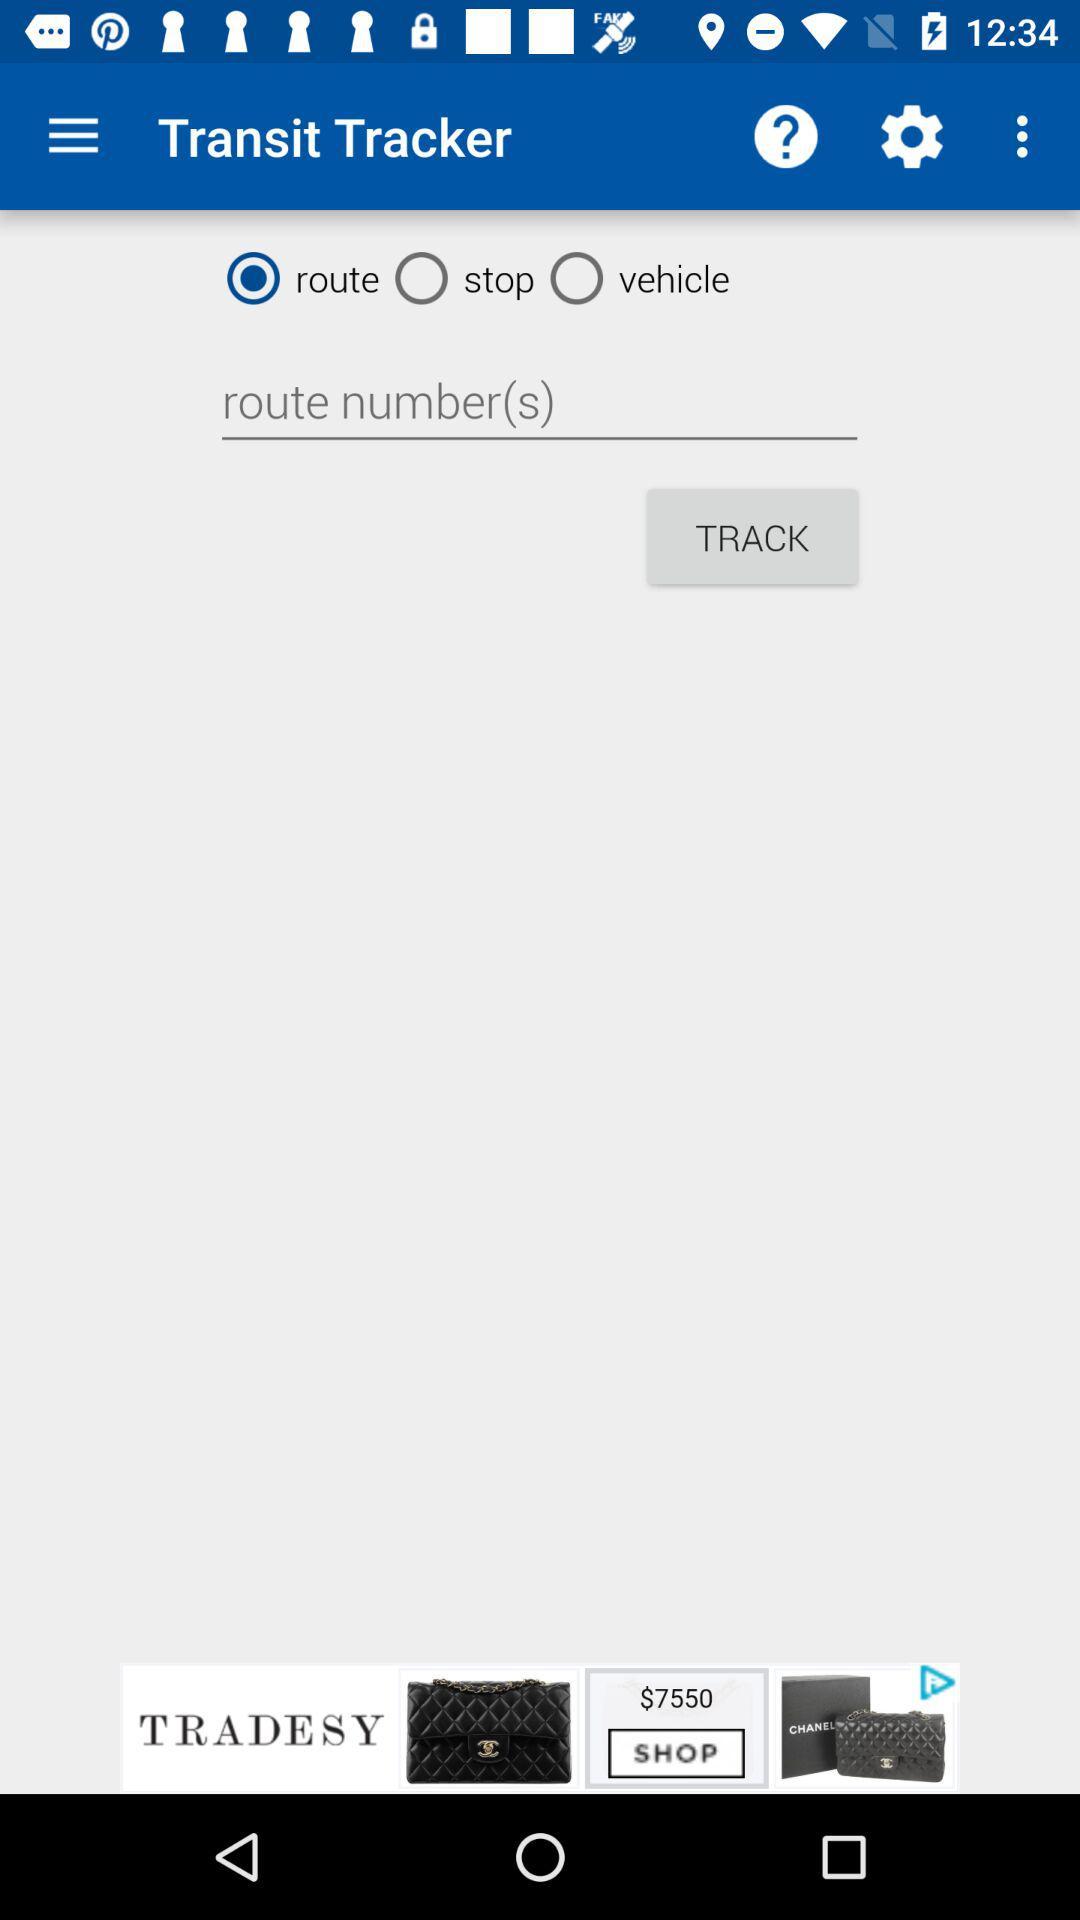 The width and height of the screenshot is (1080, 1920). I want to click on route number 's, so click(538, 400).